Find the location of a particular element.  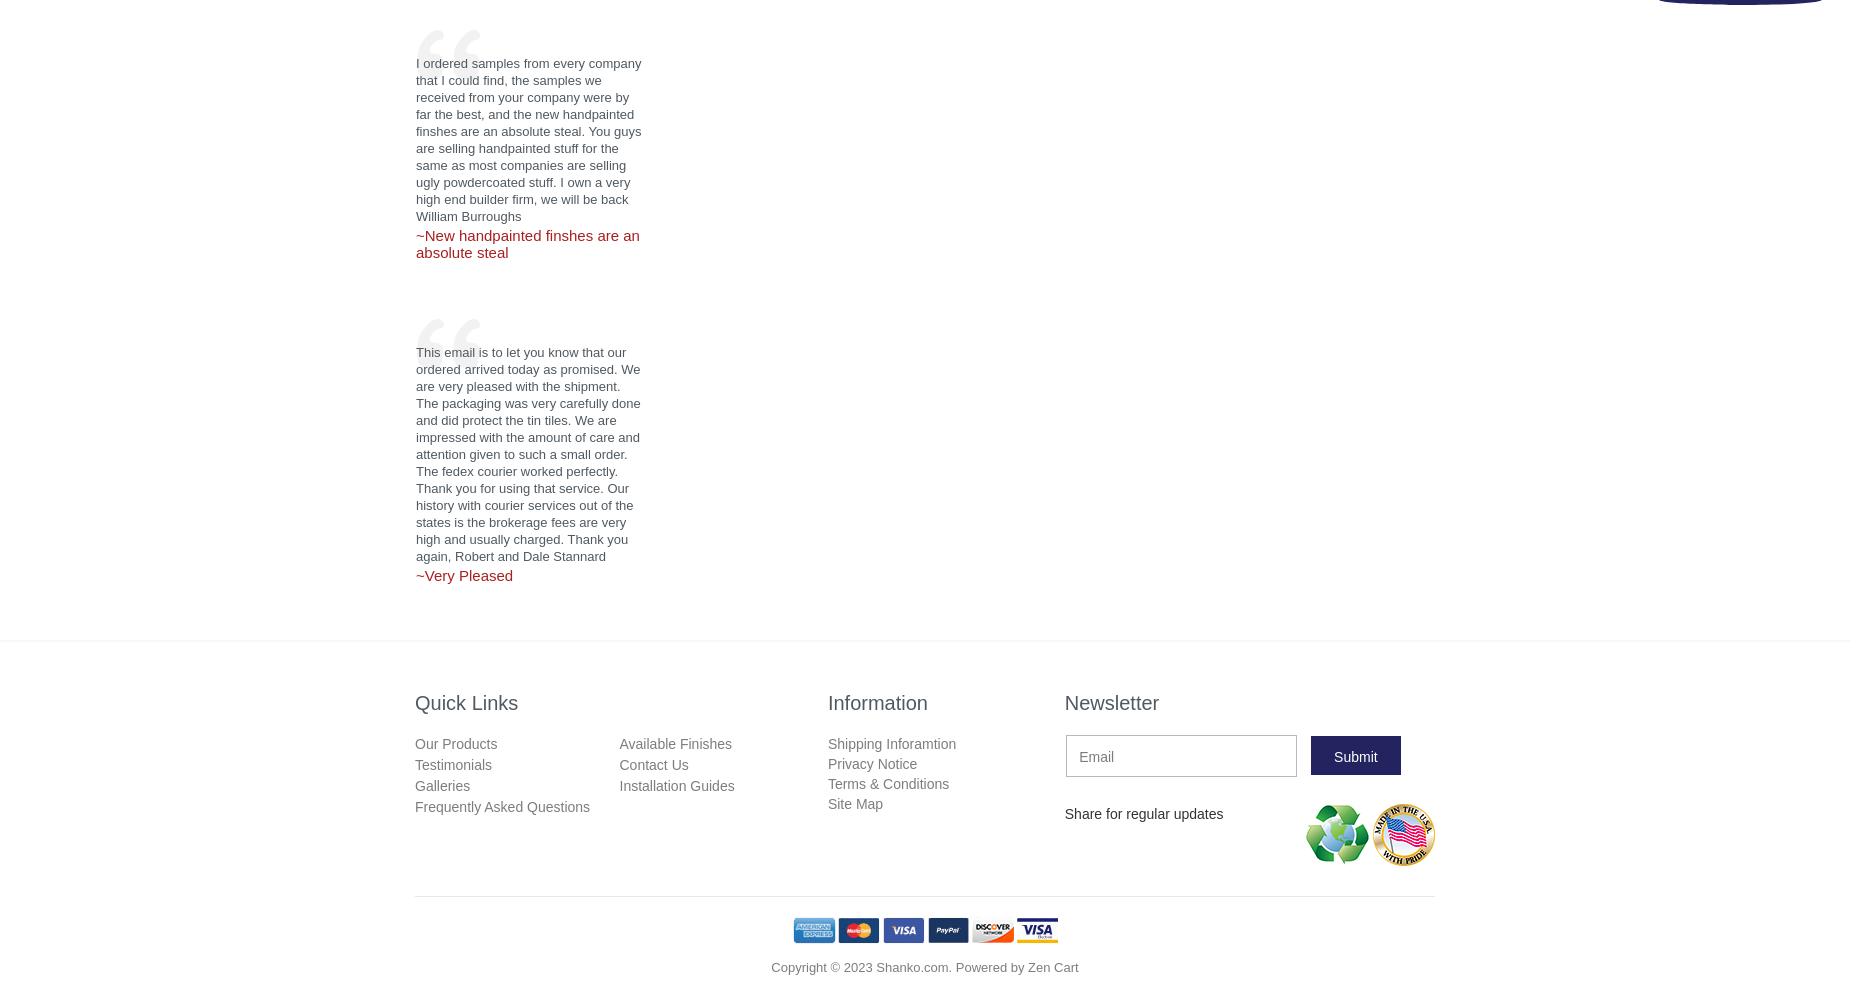

'Zen Cart' is located at coordinates (1052, 966).